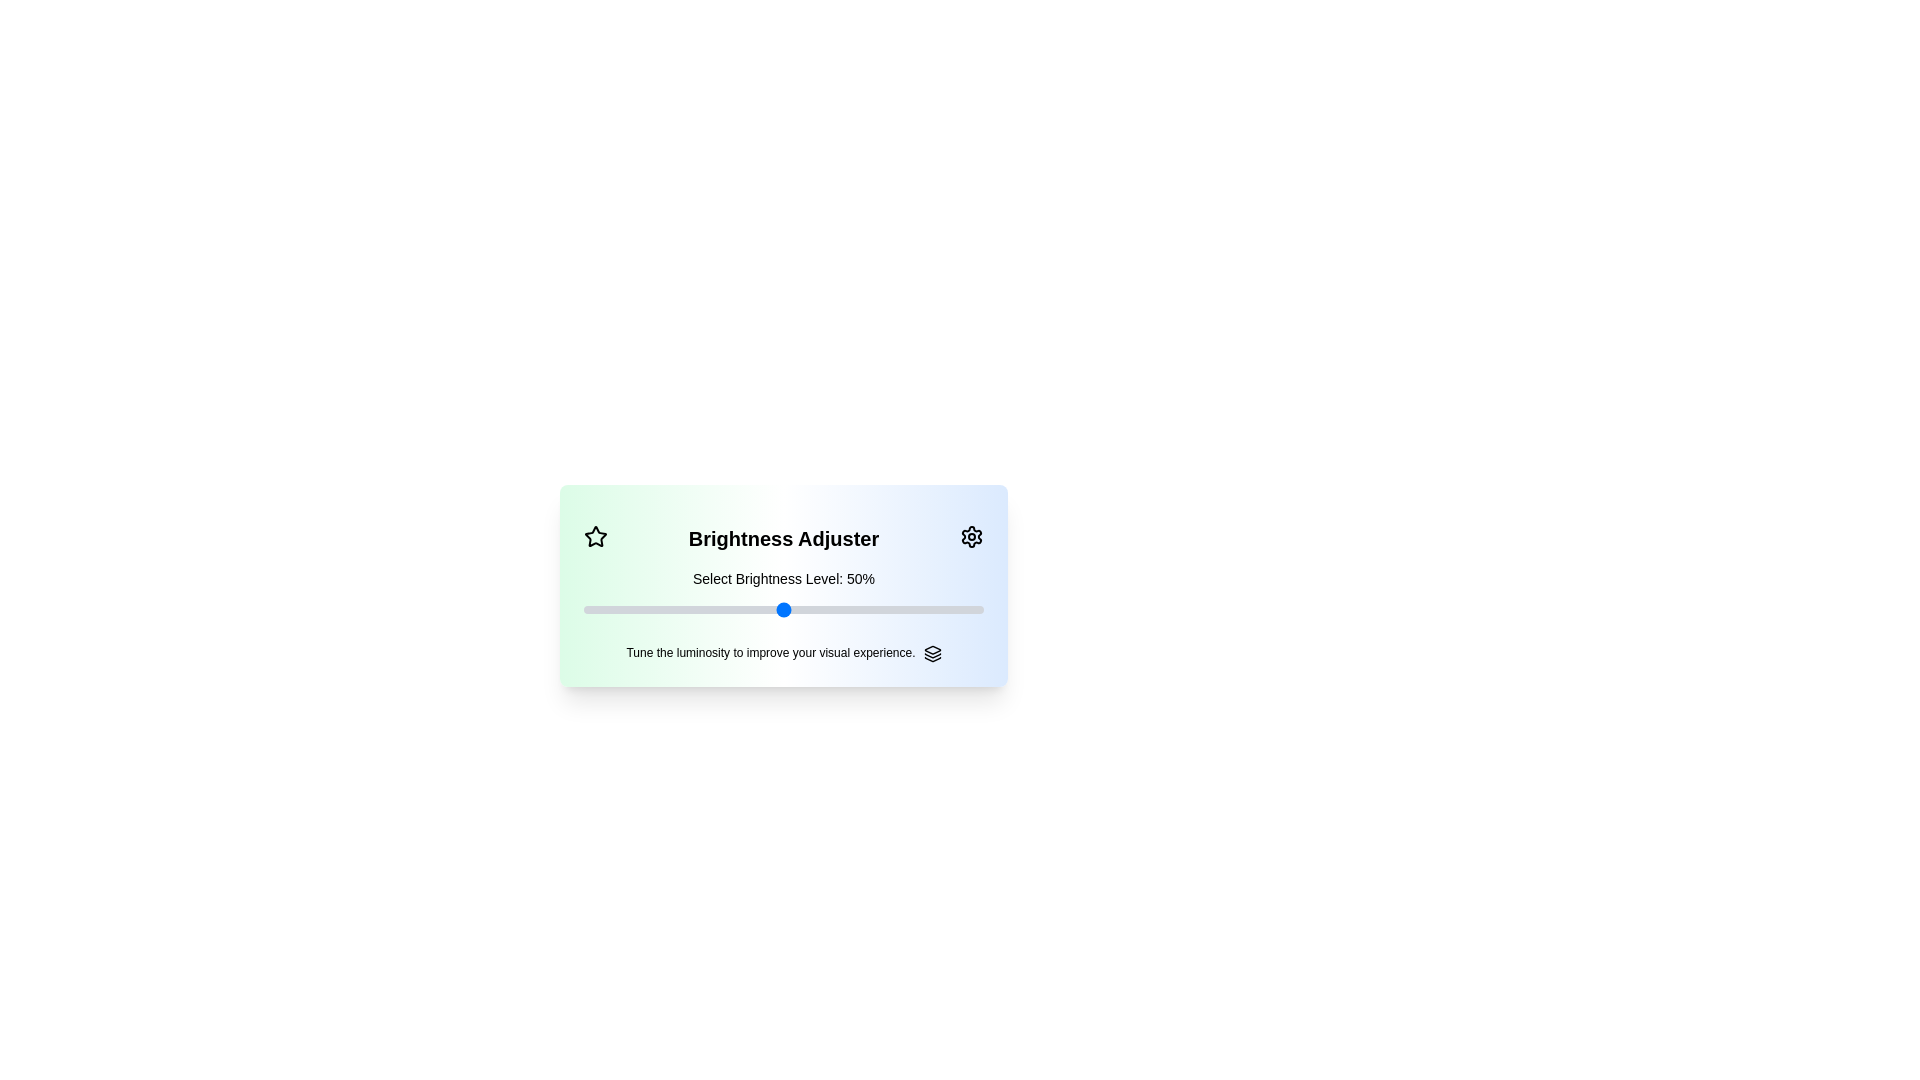 The width and height of the screenshot is (1920, 1080). What do you see at coordinates (954, 608) in the screenshot?
I see `the brightness level to 93% by moving the slider` at bounding box center [954, 608].